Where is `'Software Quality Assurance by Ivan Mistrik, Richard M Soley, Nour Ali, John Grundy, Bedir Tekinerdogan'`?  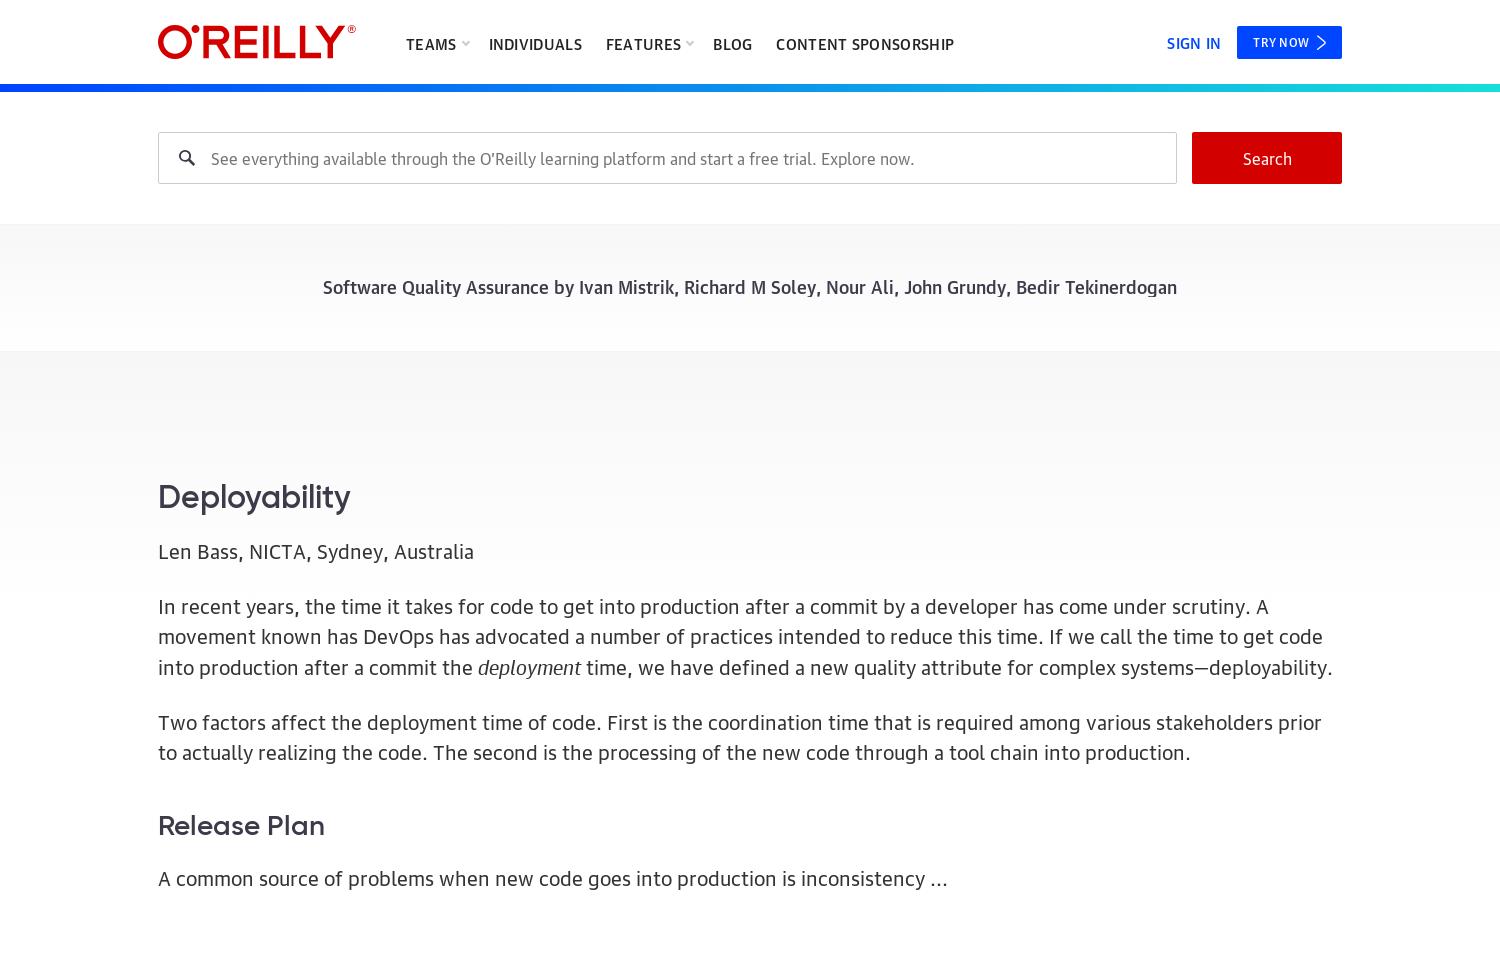 'Software Quality Assurance by Ivan Mistrik, Richard M Soley, Nour Ali, John Grundy, Bedir Tekinerdogan' is located at coordinates (321, 284).